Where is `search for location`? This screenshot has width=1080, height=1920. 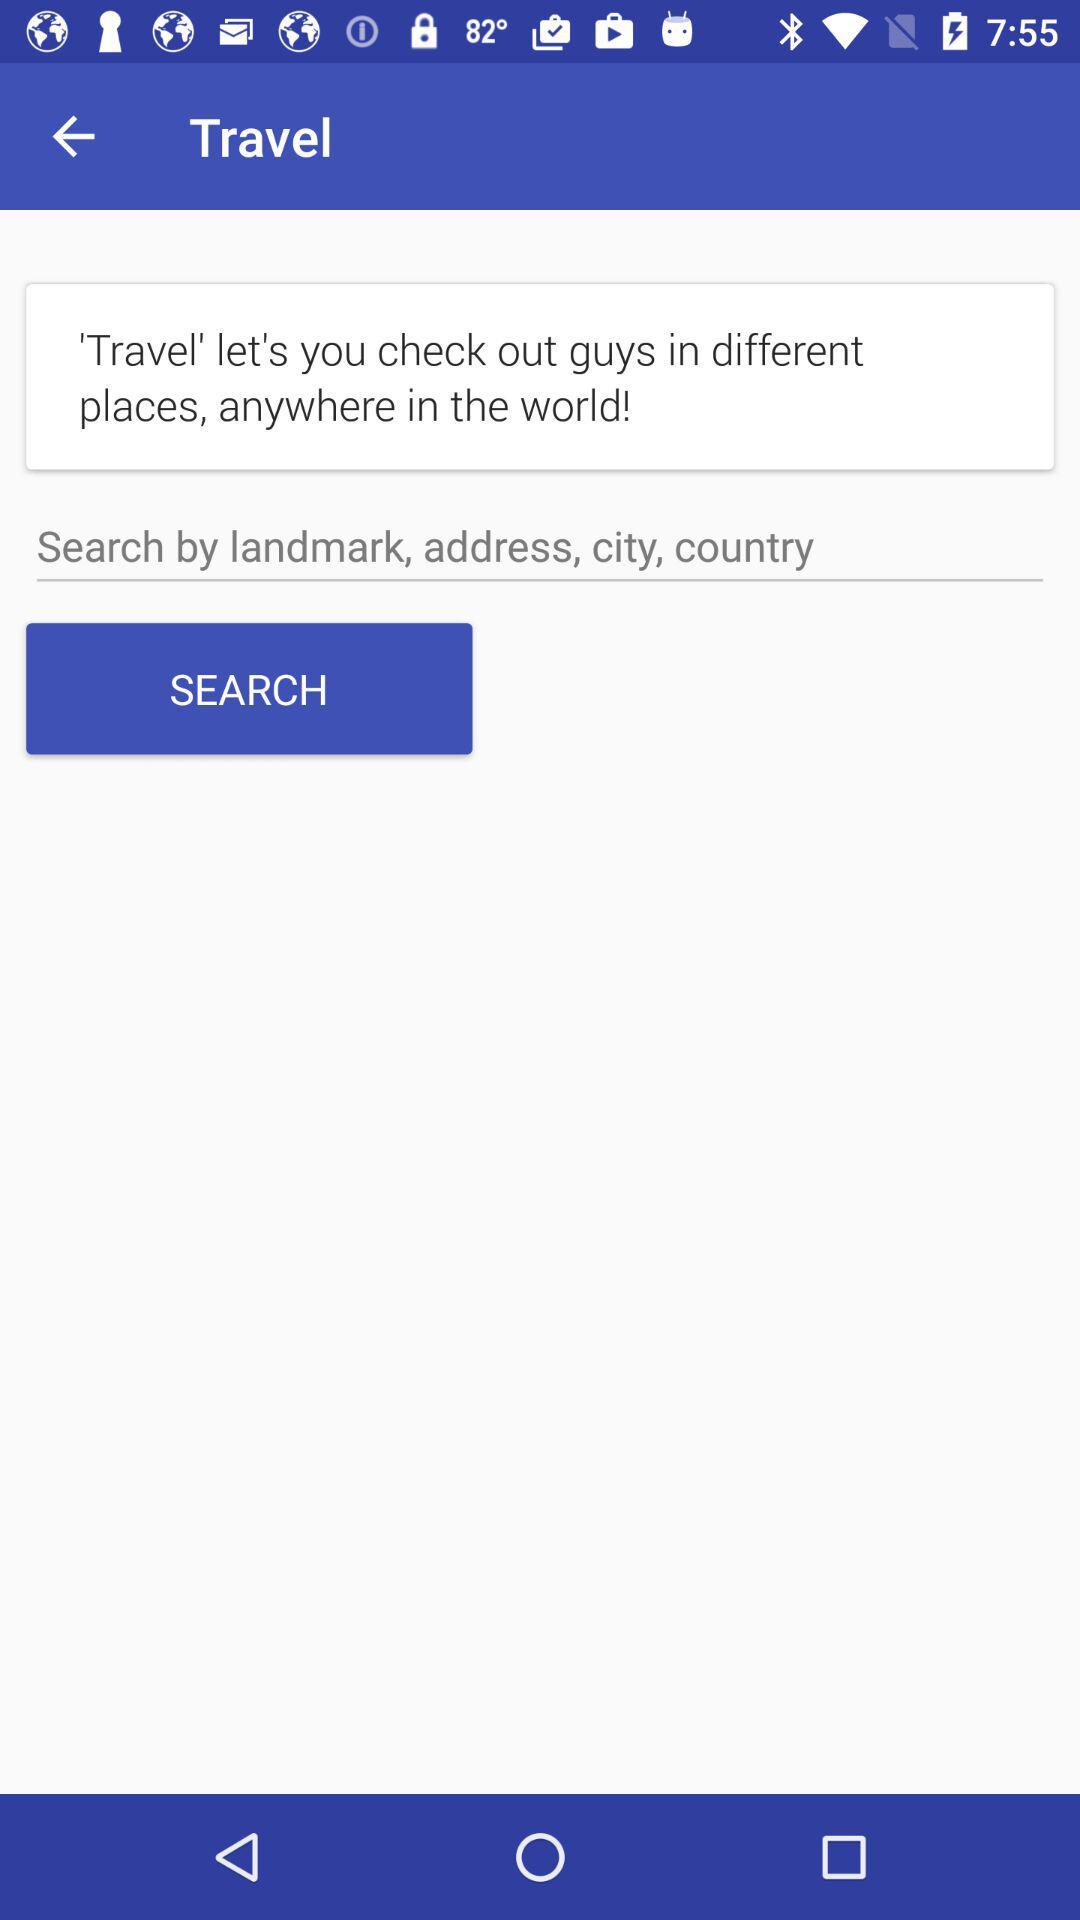
search for location is located at coordinates (540, 546).